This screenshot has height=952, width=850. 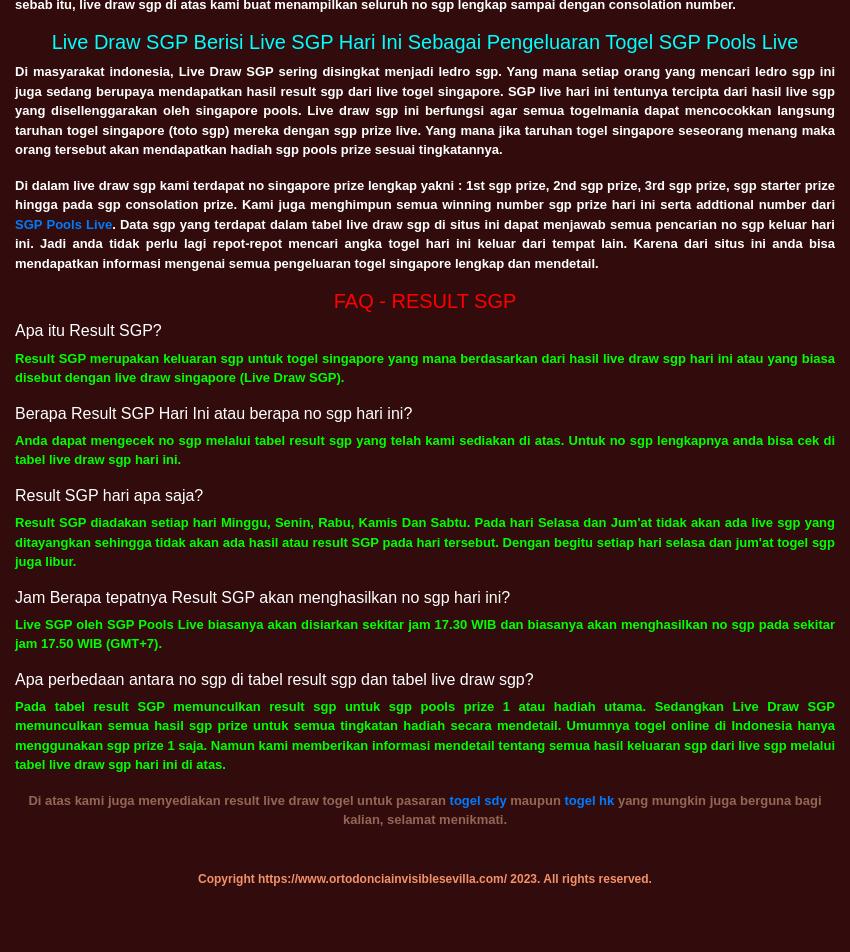 I want to click on 'Di atas kami juga menyediakan result live draw togel untuk pasaran', so click(x=238, y=799).